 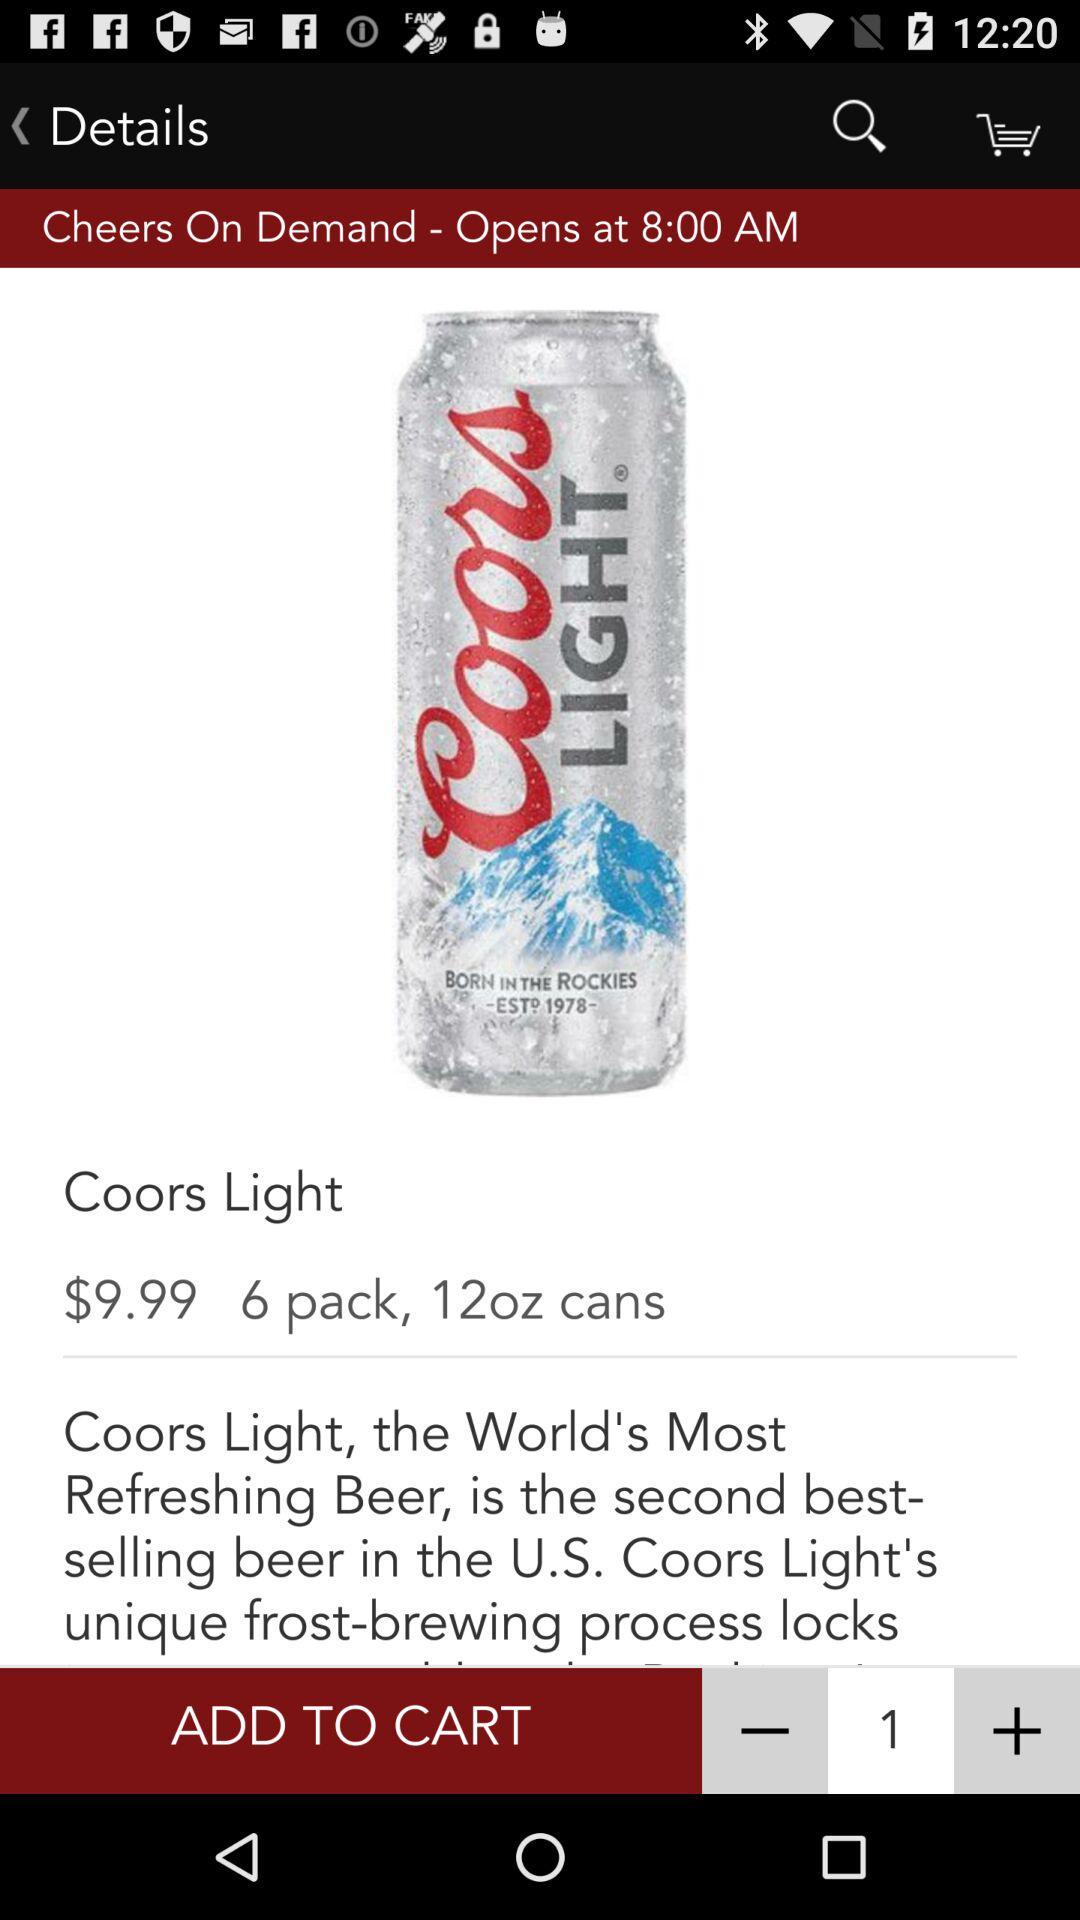 I want to click on reducing the number of item icon, so click(x=764, y=1730).